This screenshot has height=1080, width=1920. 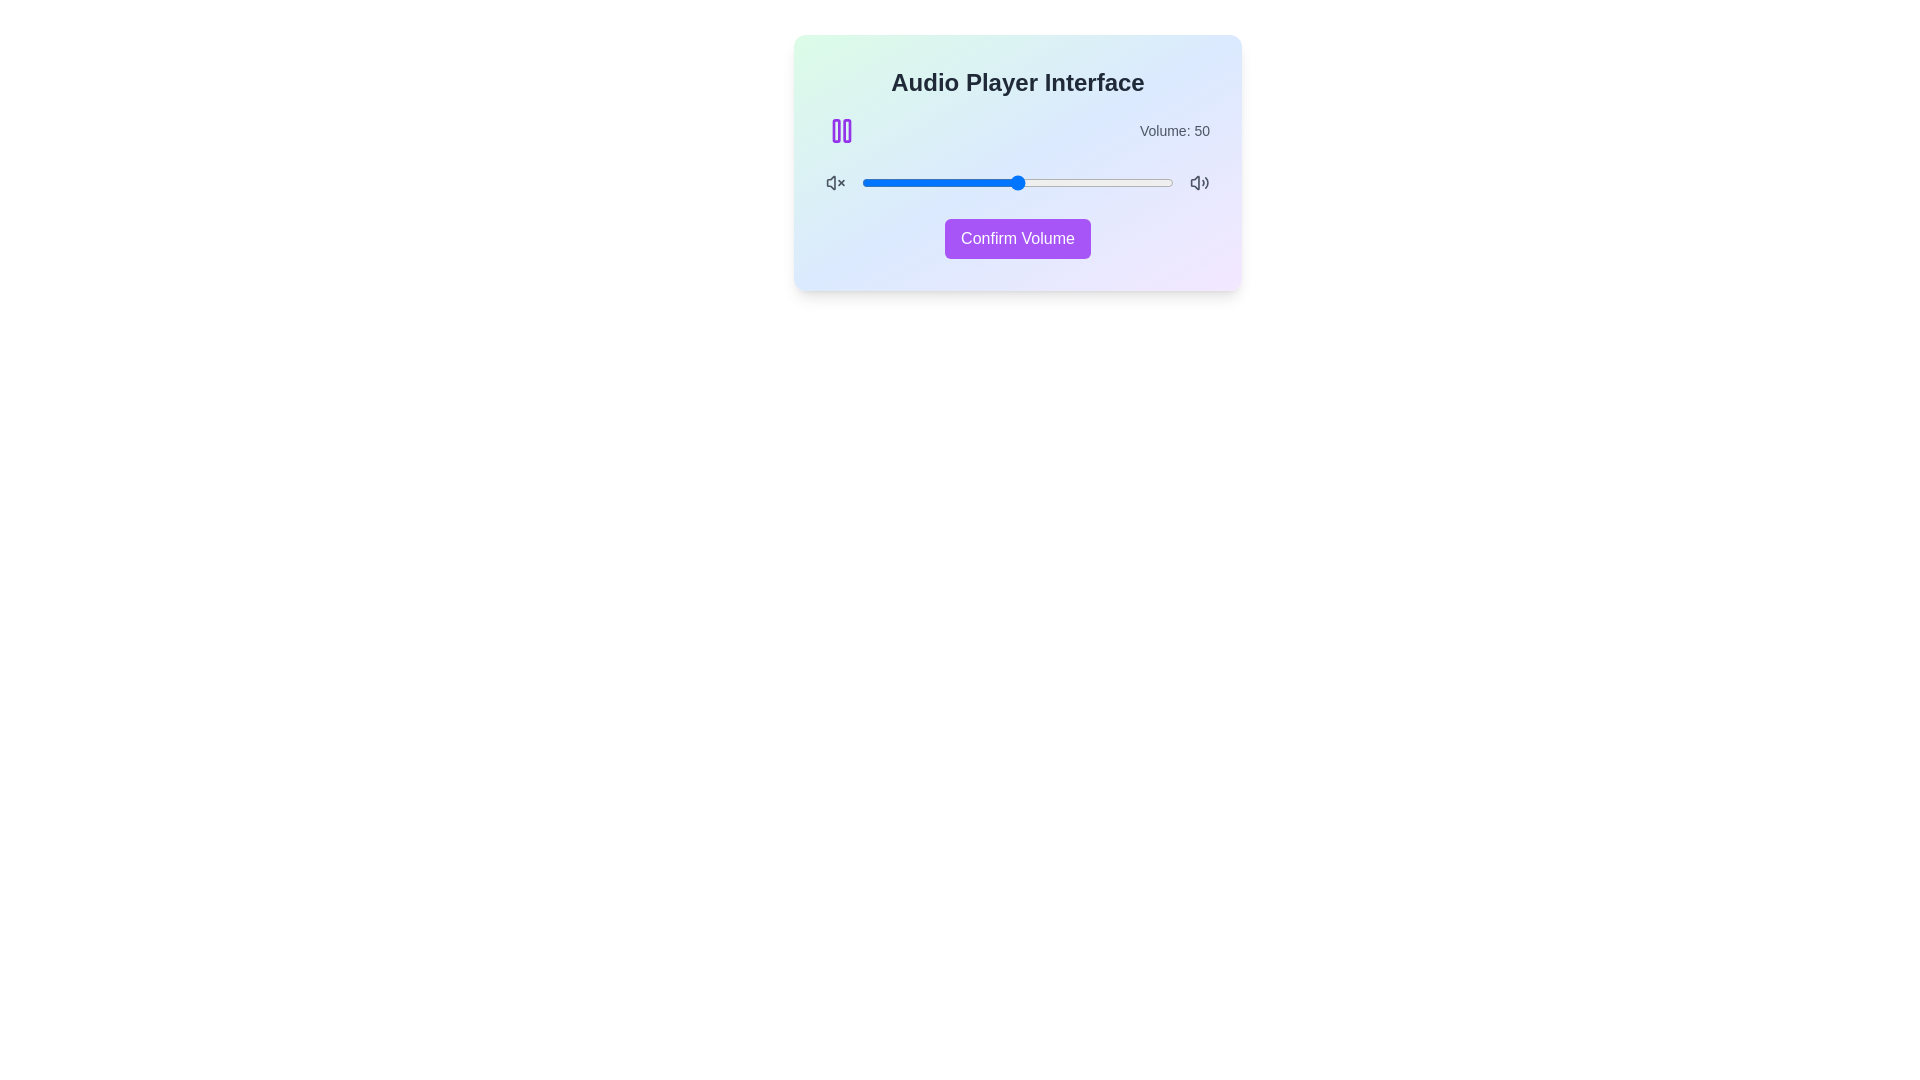 I want to click on the purple pause icon located, so click(x=841, y=131).